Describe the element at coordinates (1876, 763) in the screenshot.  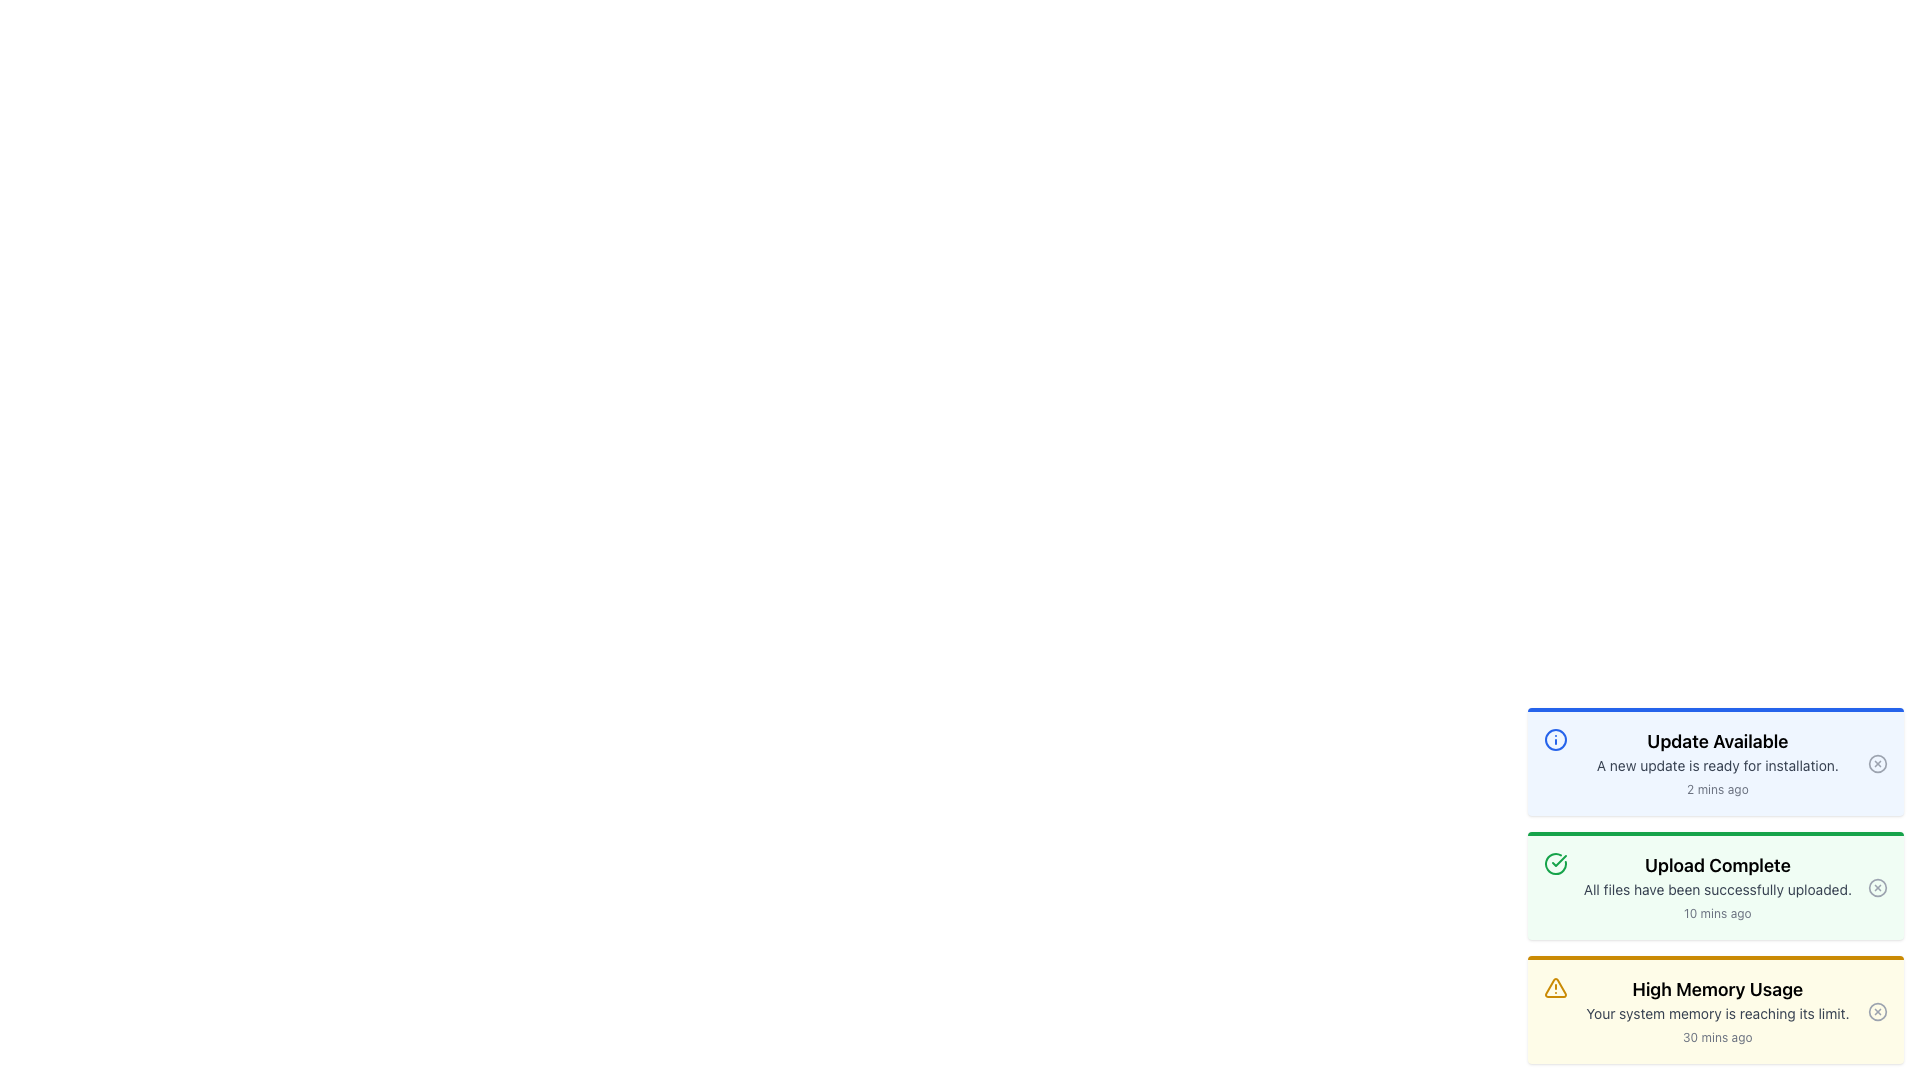
I see `the circular dismissal icon with a small cross inside, located at the top-right corner of the 'Update Available' notification panel` at that location.